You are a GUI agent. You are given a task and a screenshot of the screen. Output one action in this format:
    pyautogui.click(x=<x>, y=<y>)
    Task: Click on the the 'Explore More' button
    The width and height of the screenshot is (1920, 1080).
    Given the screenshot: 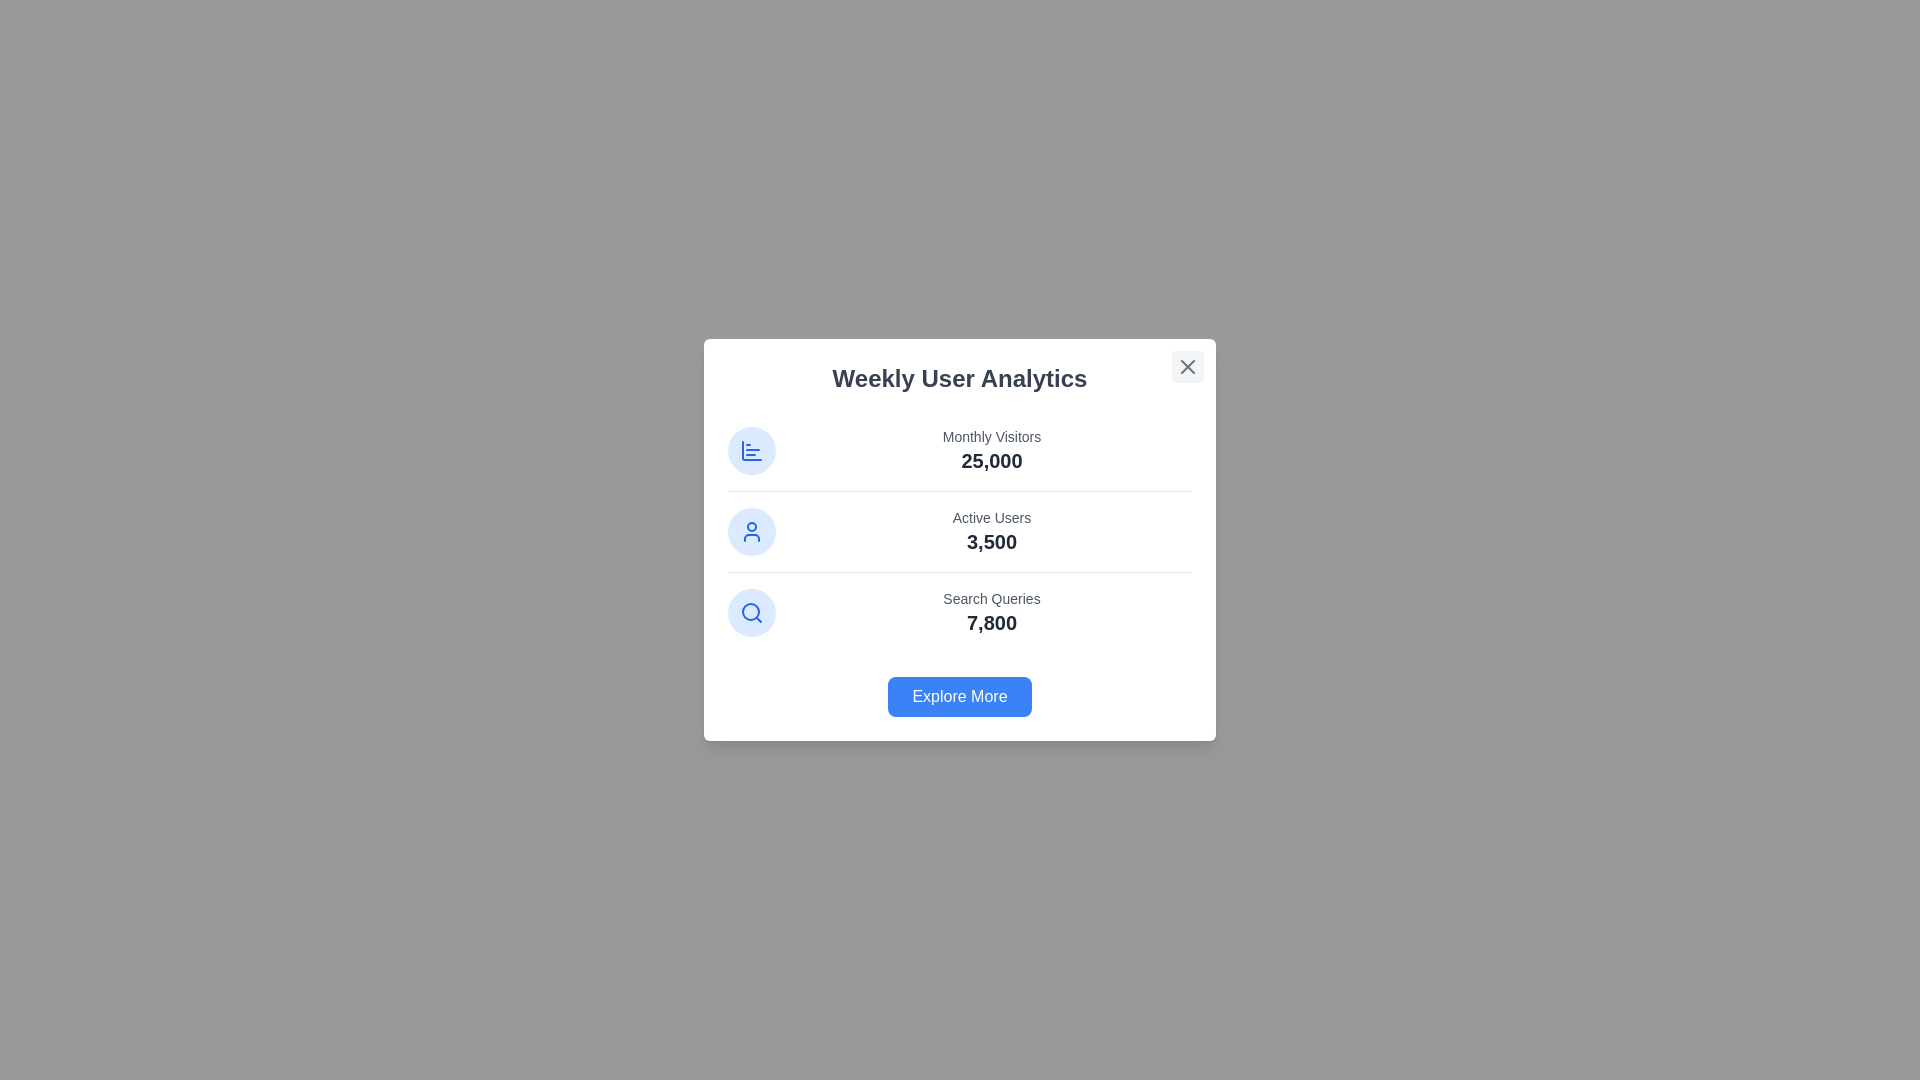 What is the action you would take?
    pyautogui.click(x=960, y=696)
    